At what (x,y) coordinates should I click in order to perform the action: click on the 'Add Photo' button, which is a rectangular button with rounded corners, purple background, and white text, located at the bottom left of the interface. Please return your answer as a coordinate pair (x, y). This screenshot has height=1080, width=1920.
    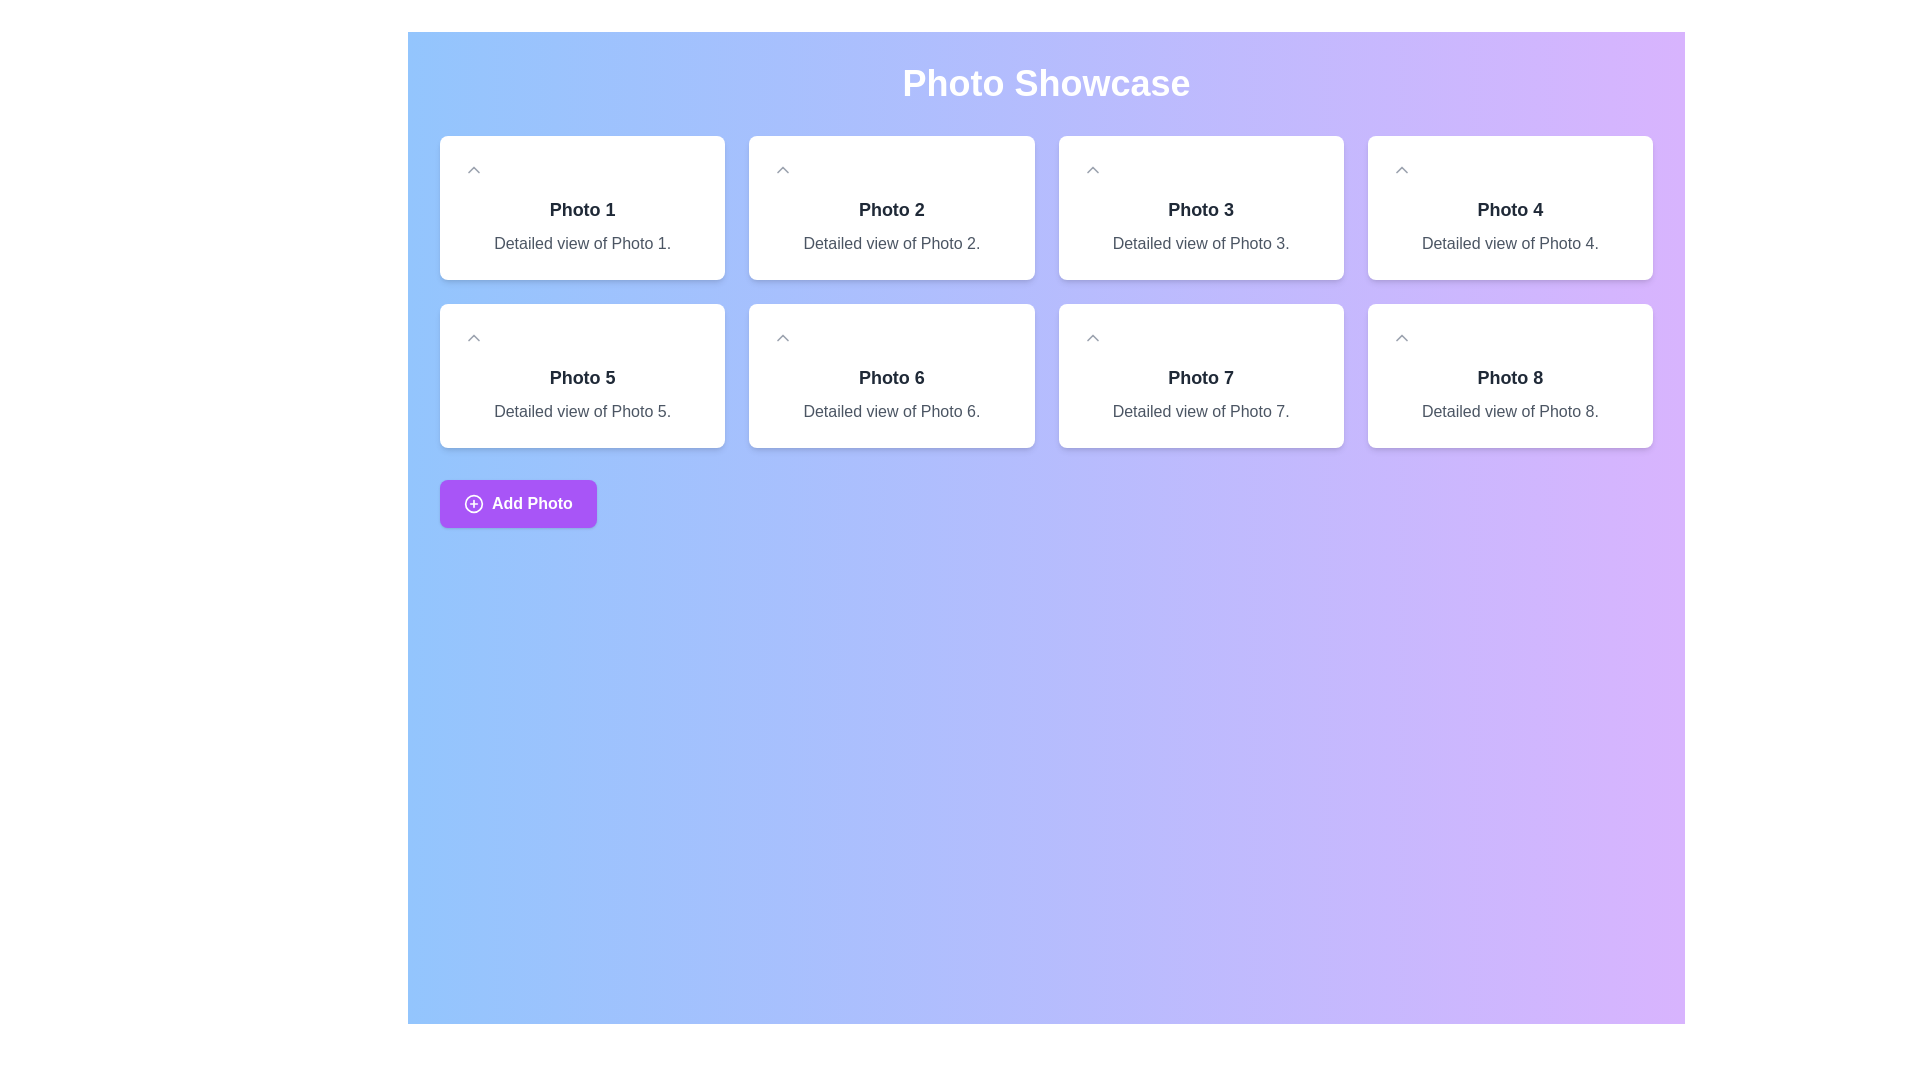
    Looking at the image, I should click on (518, 503).